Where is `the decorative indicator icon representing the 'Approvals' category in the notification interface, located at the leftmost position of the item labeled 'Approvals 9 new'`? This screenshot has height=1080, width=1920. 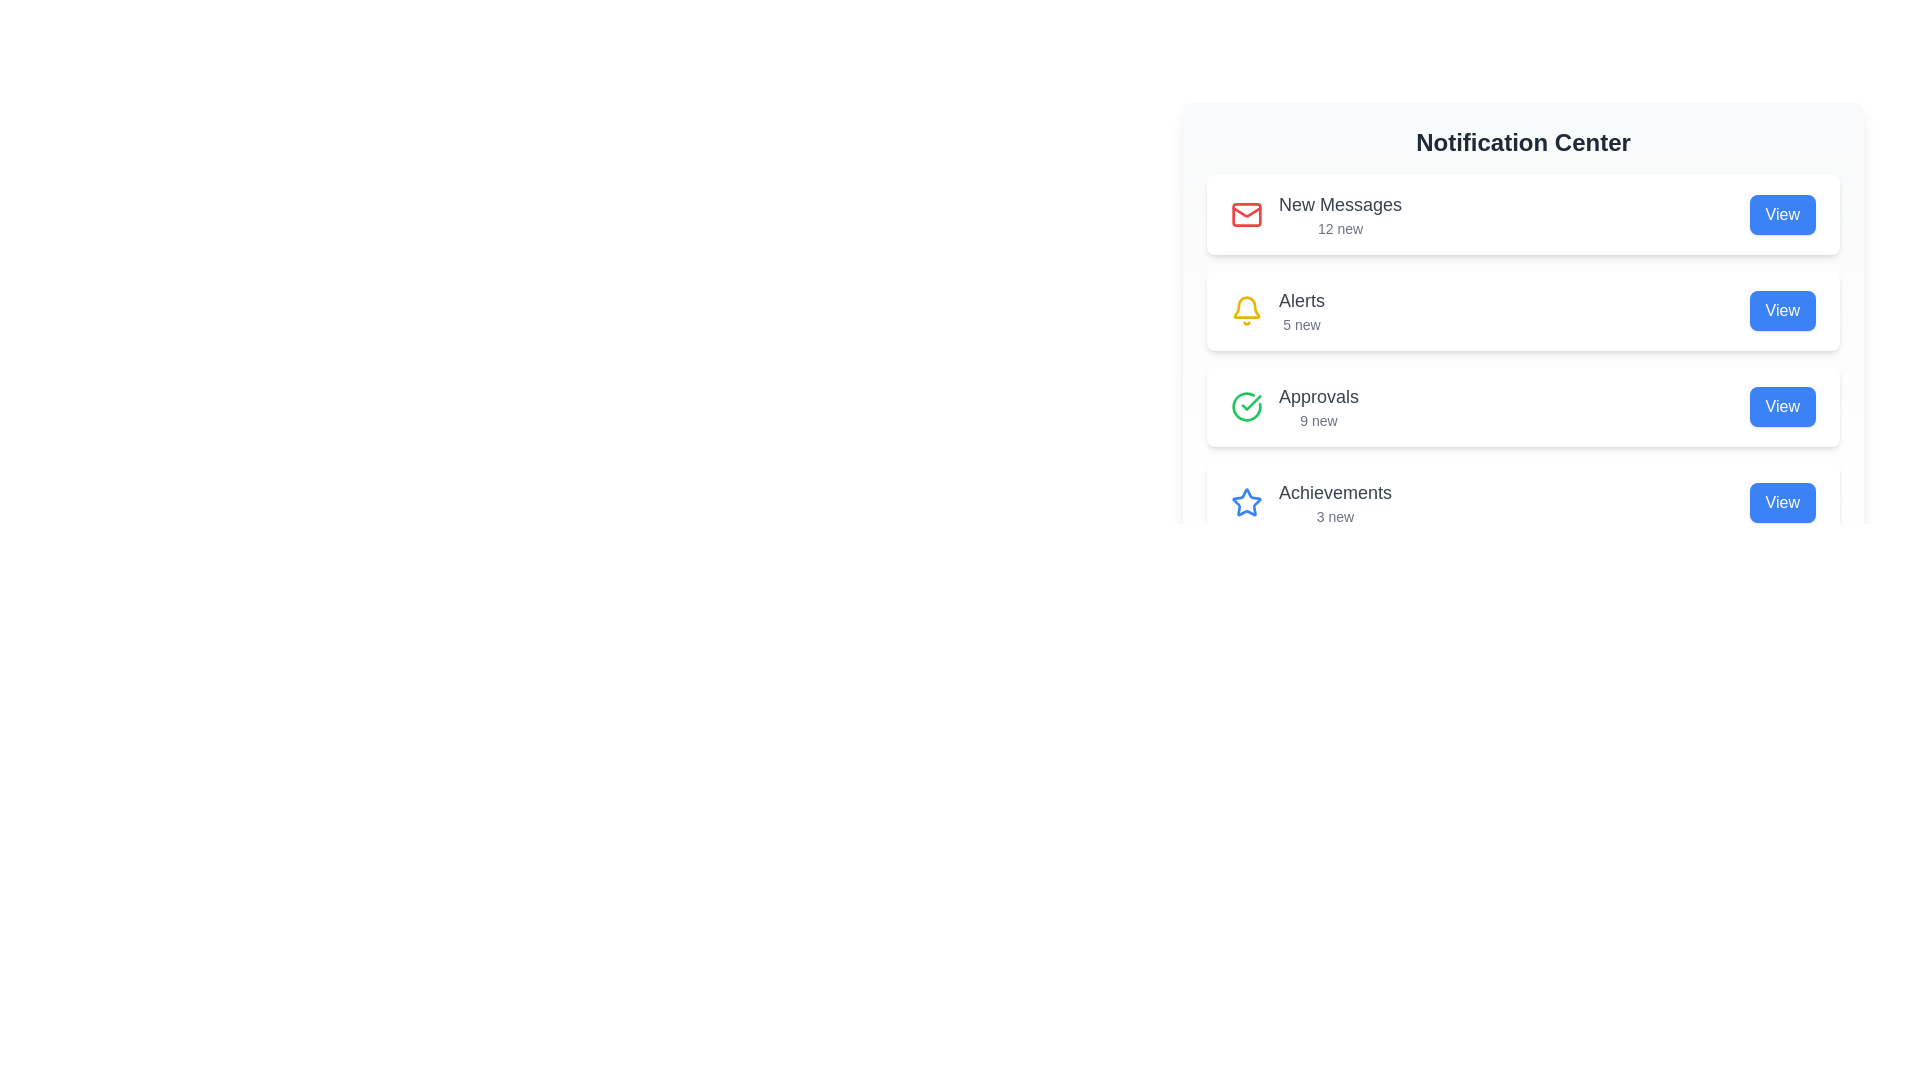
the decorative indicator icon representing the 'Approvals' category in the notification interface, located at the leftmost position of the item labeled 'Approvals 9 new' is located at coordinates (1246, 406).